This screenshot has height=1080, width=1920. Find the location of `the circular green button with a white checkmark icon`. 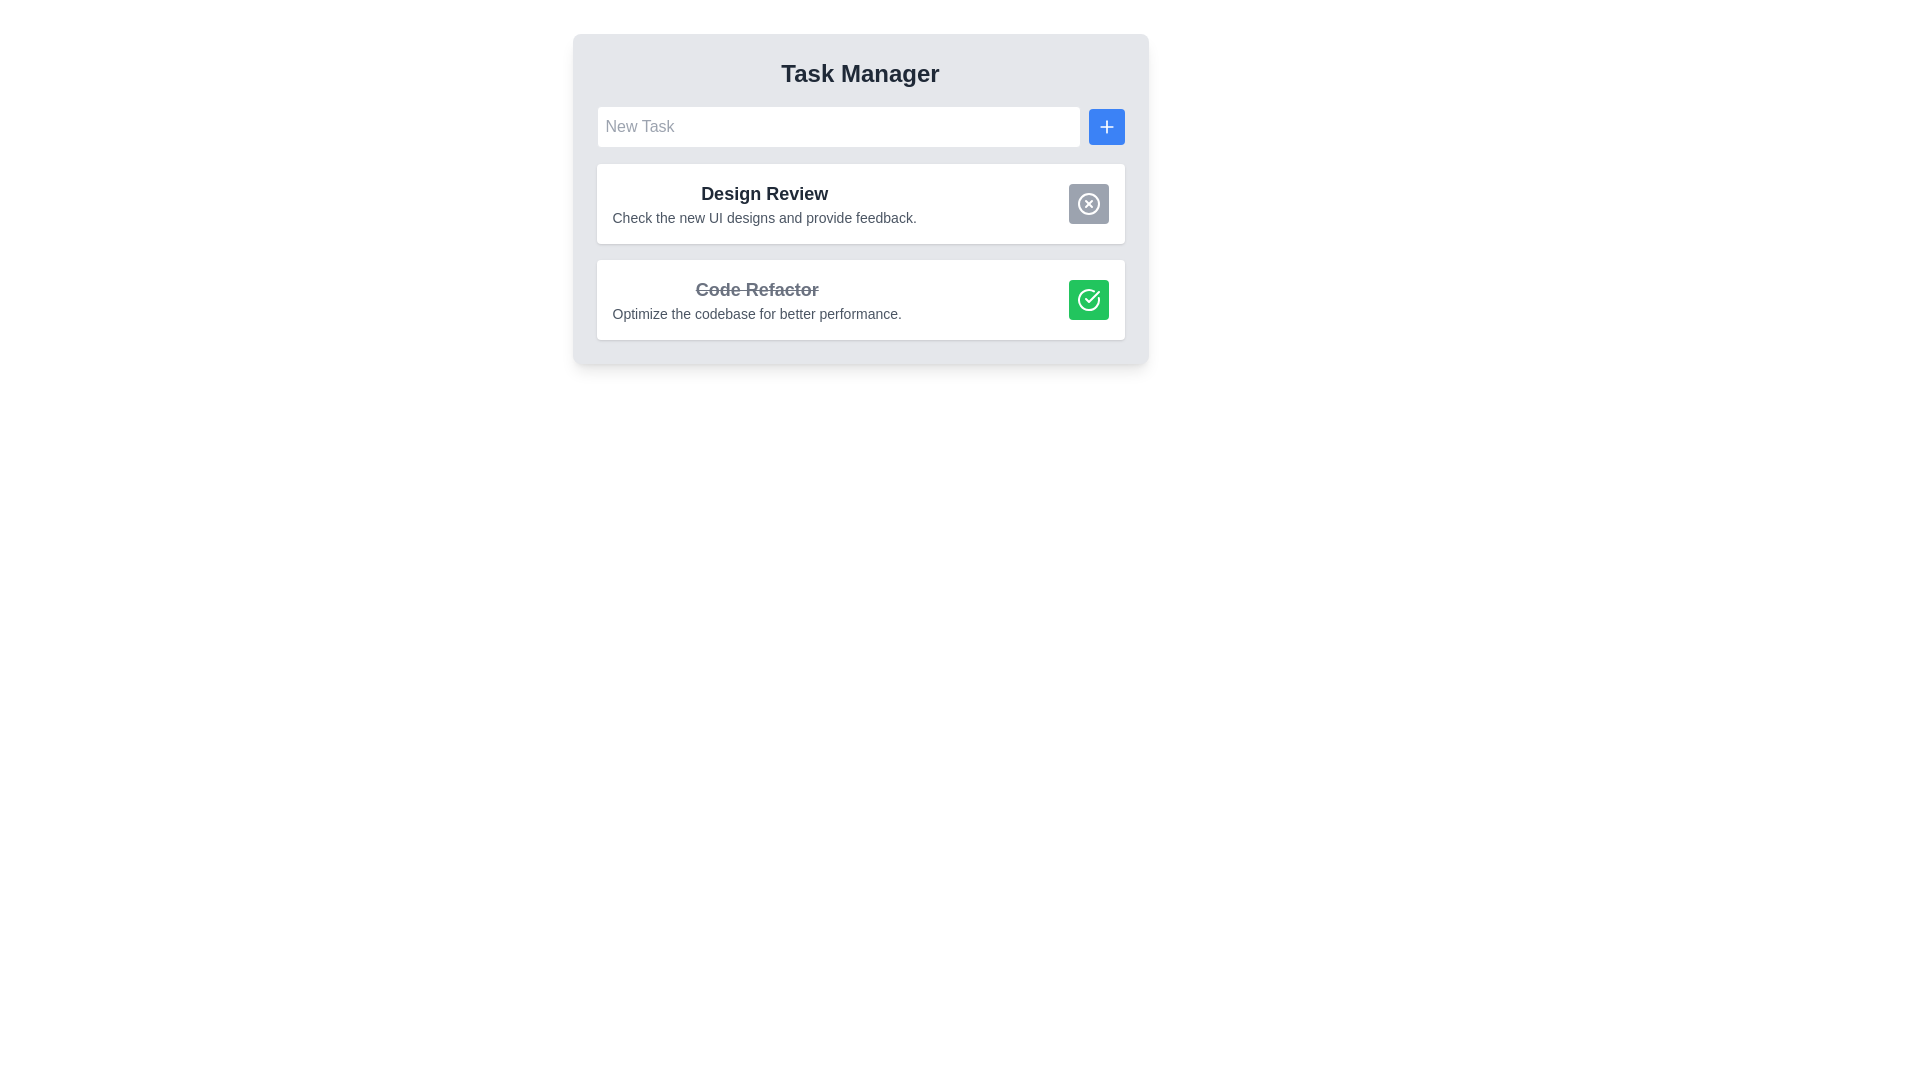

the circular green button with a white checkmark icon is located at coordinates (1087, 300).